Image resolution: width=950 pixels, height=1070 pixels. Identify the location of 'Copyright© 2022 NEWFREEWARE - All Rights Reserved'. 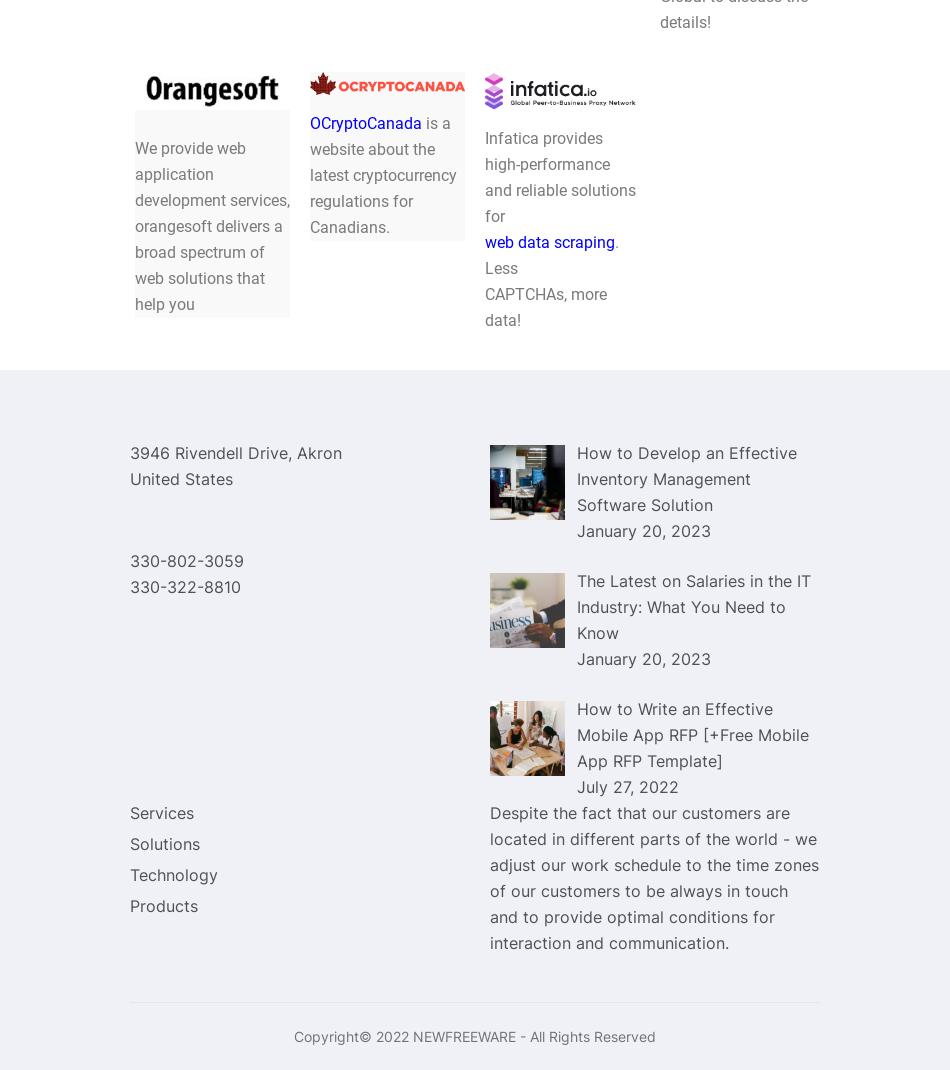
(475, 1036).